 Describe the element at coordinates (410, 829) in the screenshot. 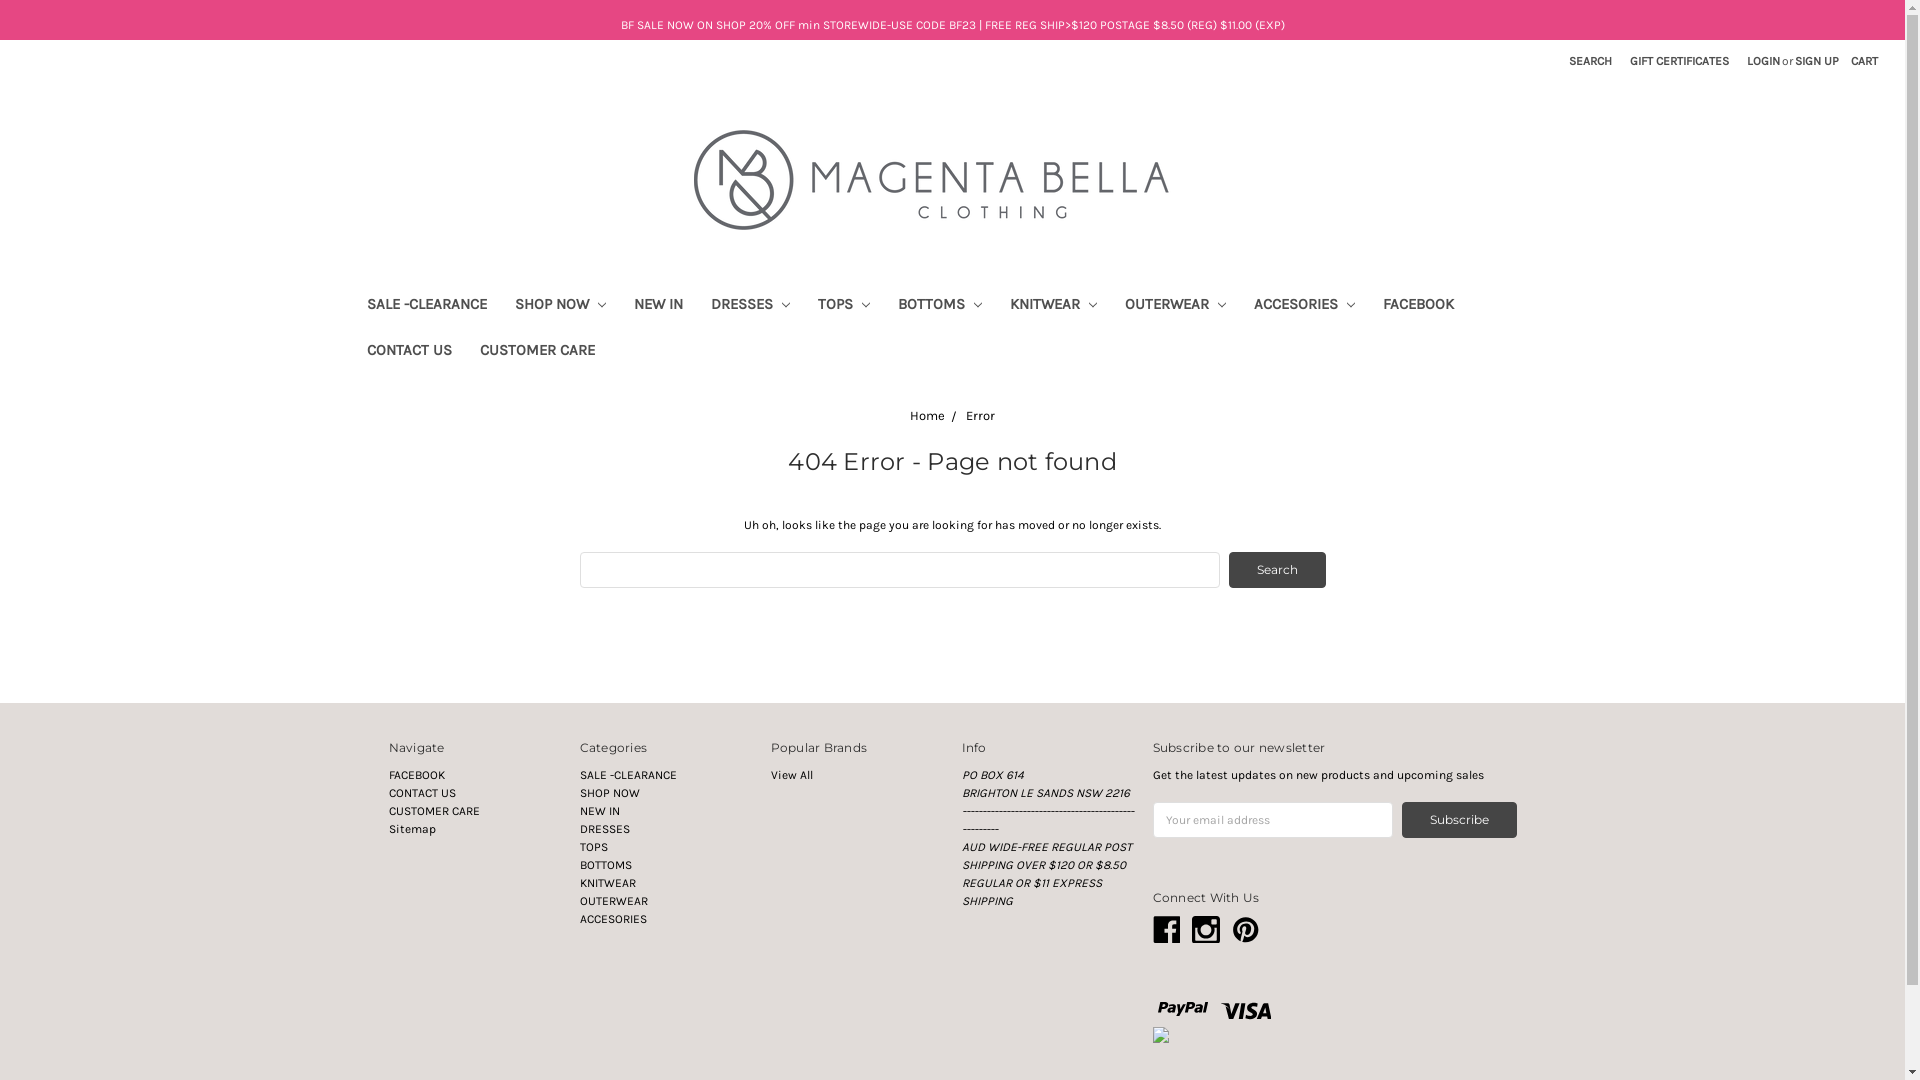

I see `'Sitemap'` at that location.